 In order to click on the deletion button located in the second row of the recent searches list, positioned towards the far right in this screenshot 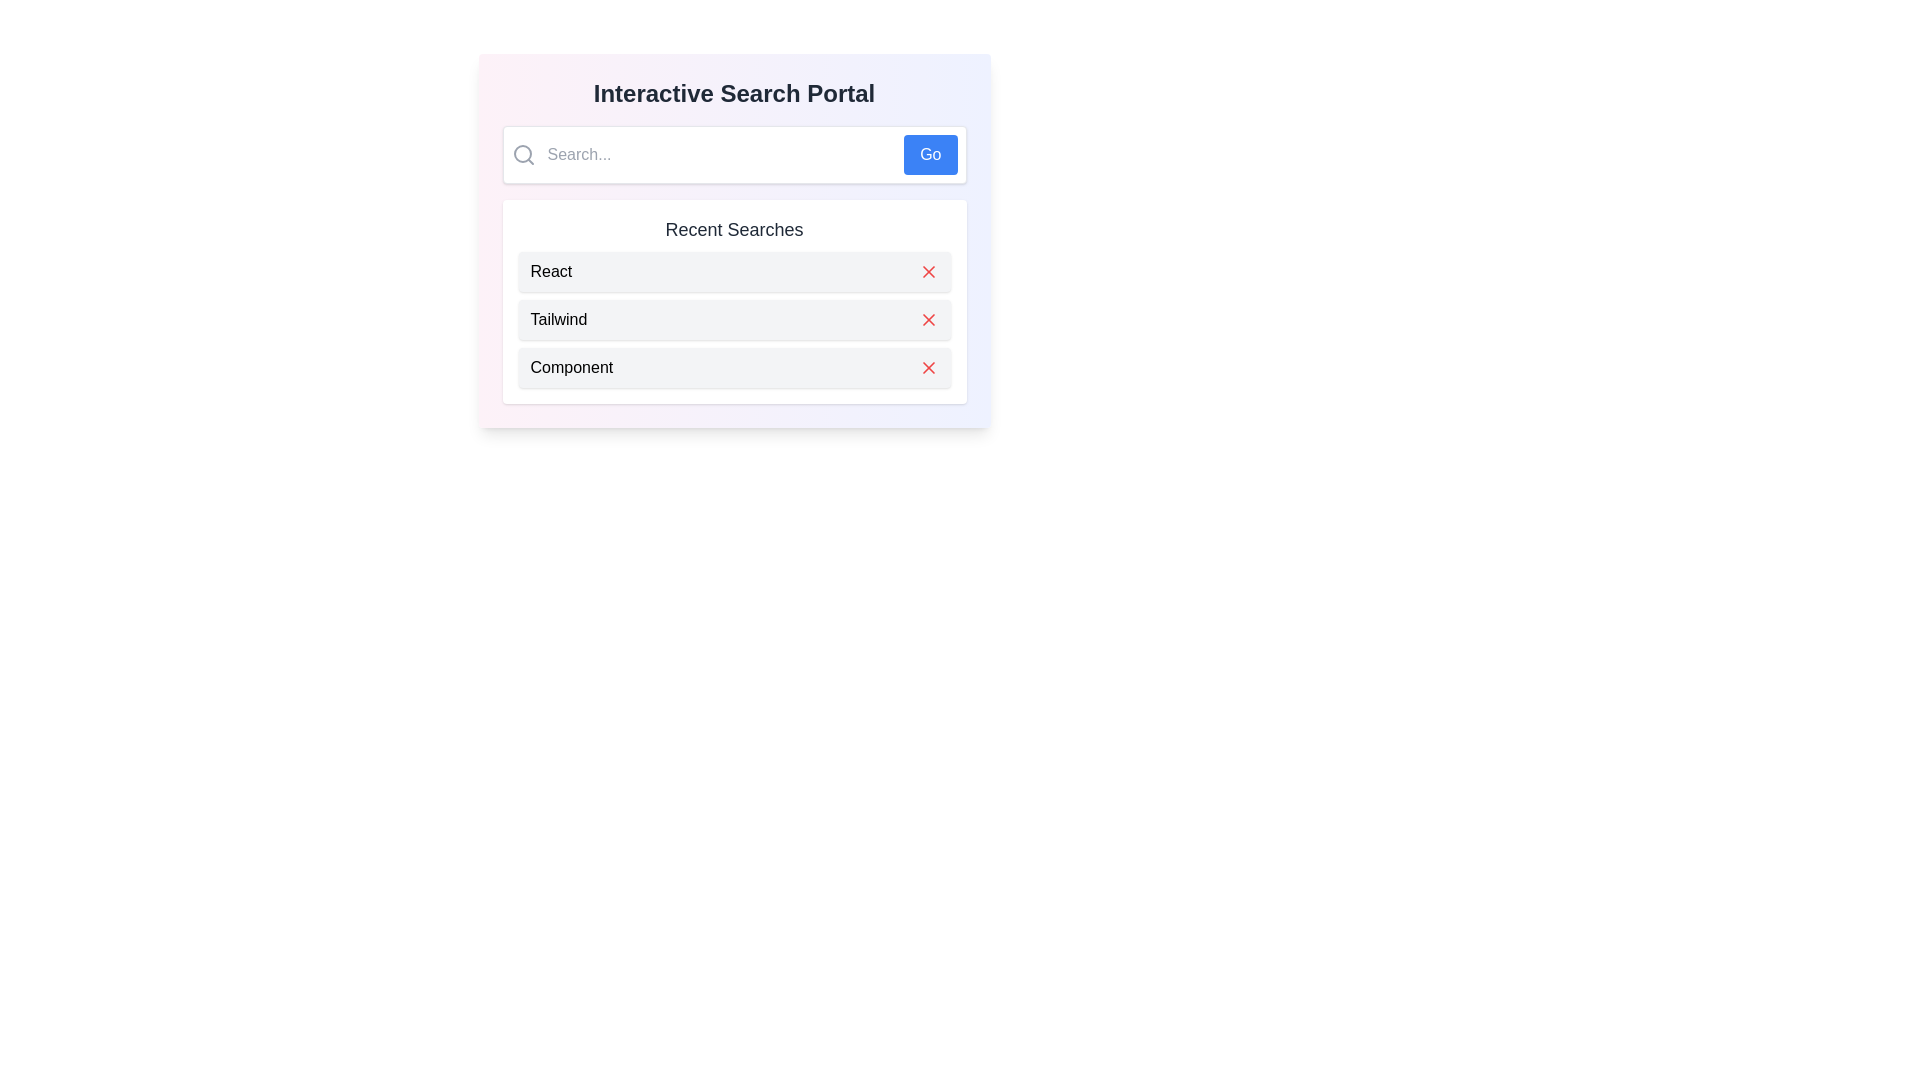, I will do `click(927, 319)`.